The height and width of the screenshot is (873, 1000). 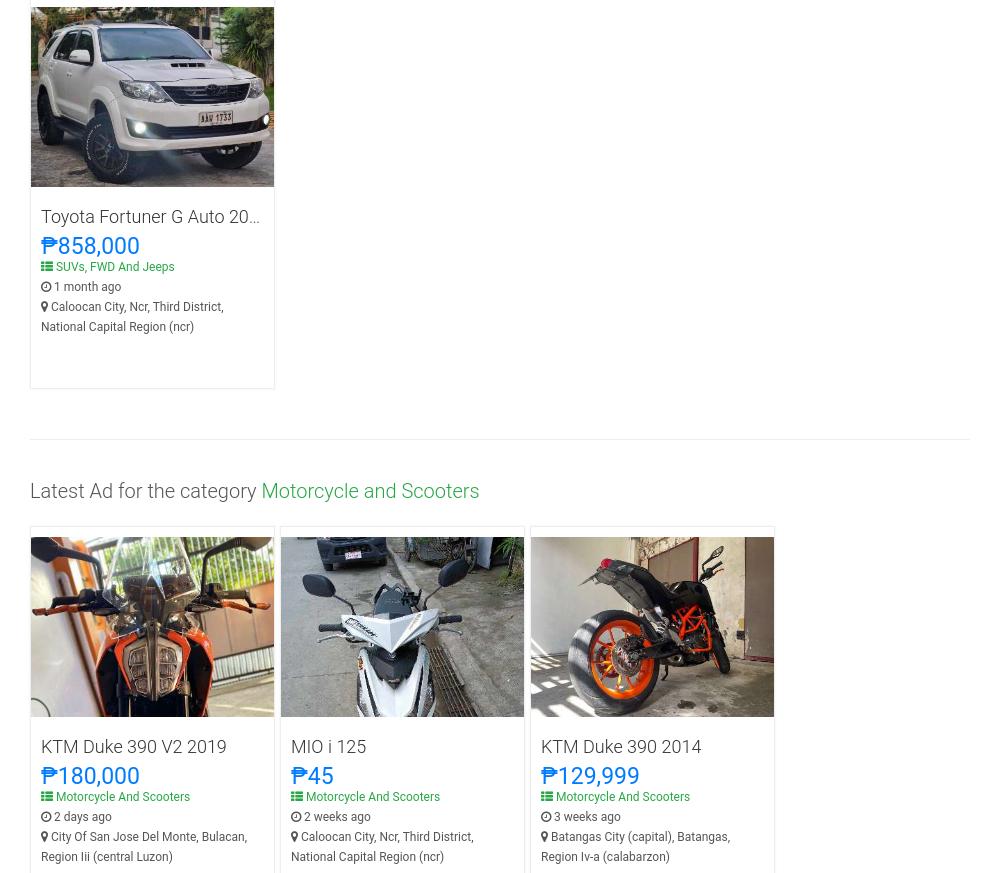 What do you see at coordinates (154, 215) in the screenshot?
I see `'Toyota Fortuner G Auto 2014'` at bounding box center [154, 215].